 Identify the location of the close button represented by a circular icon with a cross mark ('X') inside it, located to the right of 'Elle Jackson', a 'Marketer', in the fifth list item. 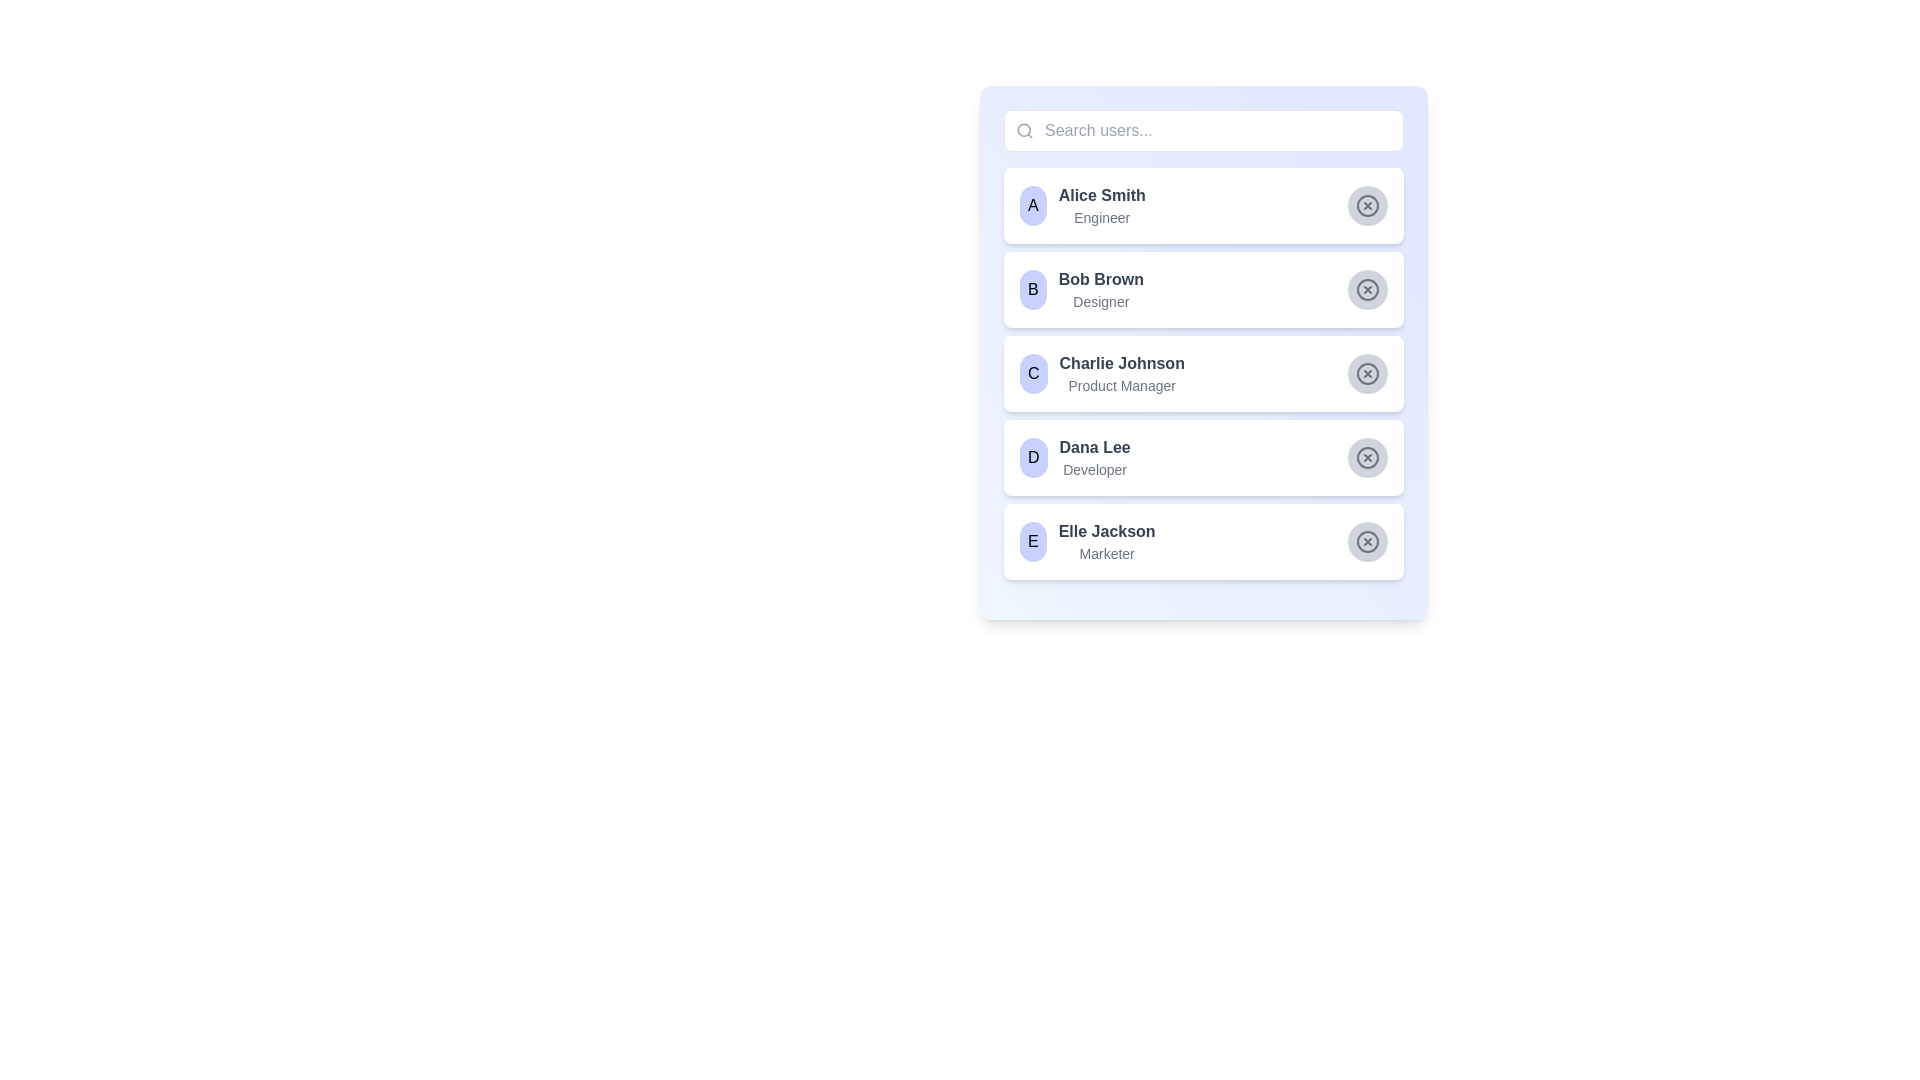
(1367, 542).